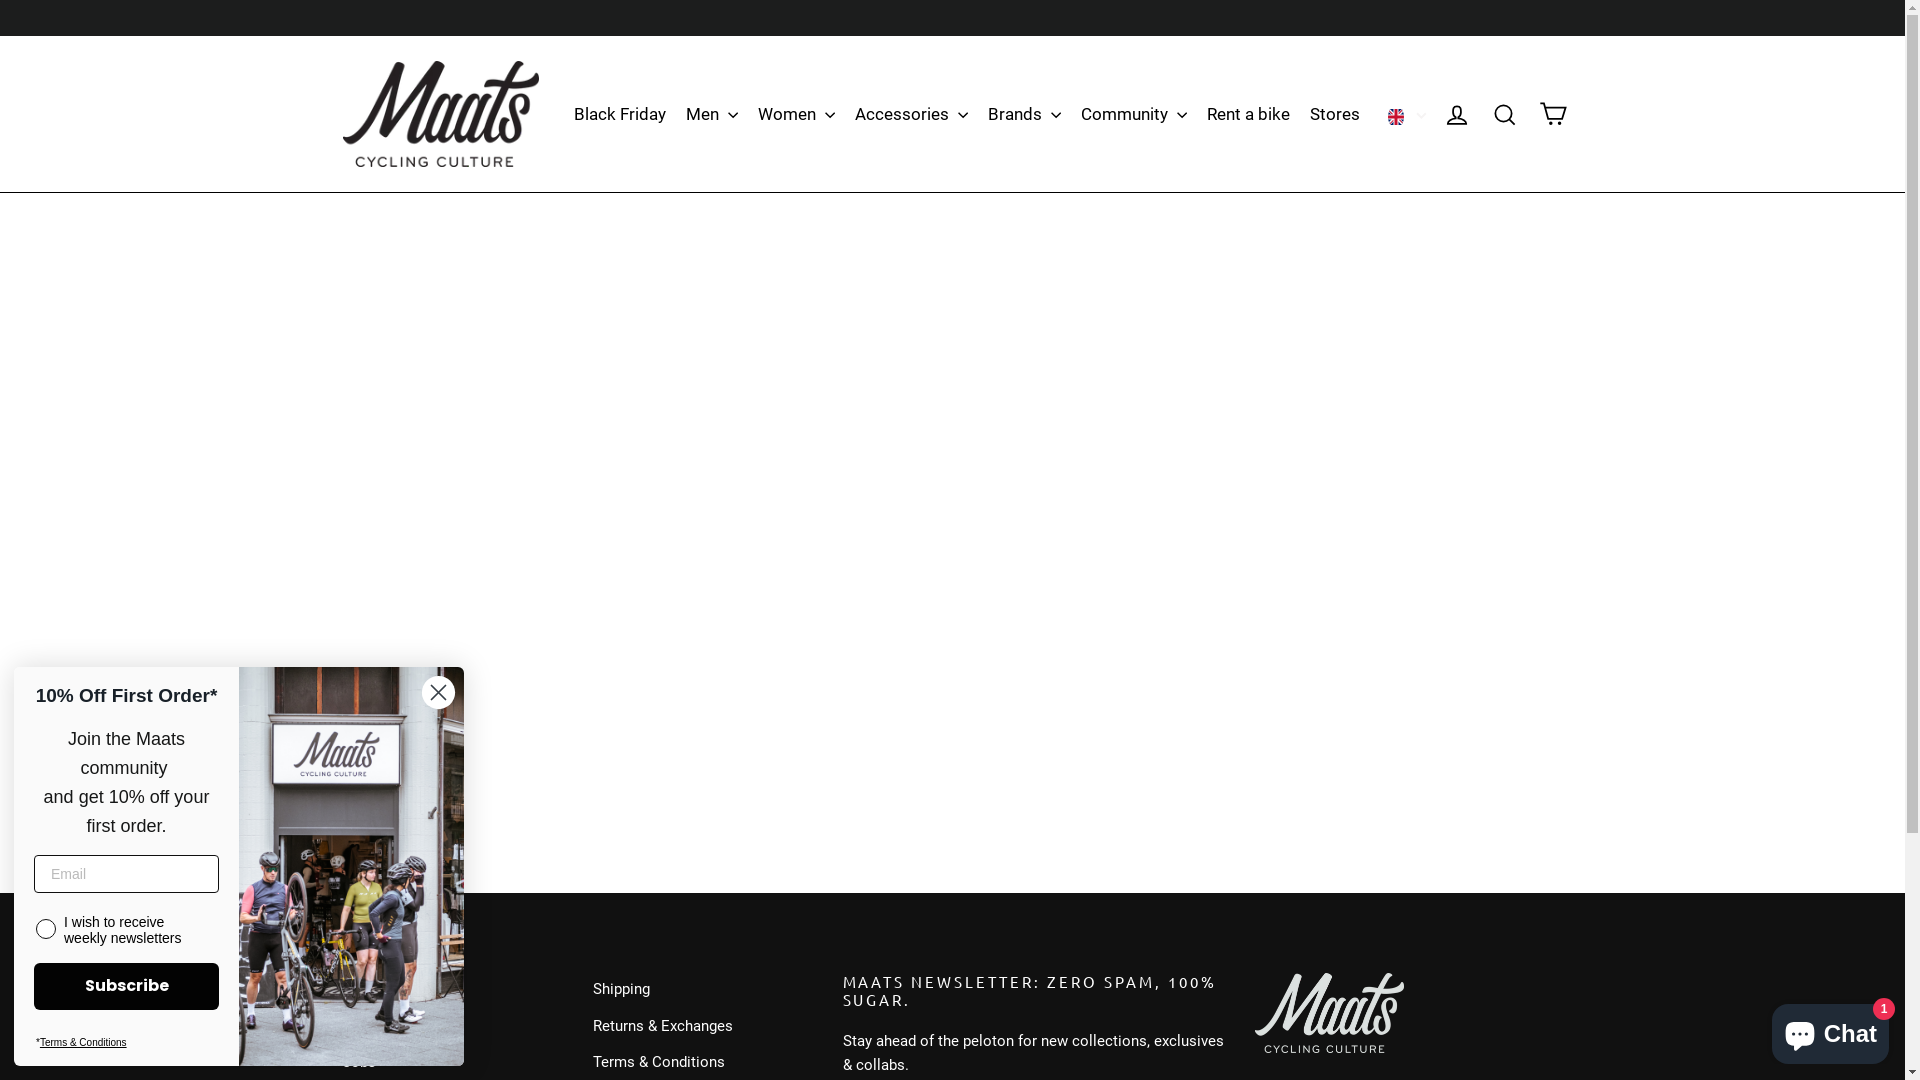  I want to click on 'Men', so click(711, 114).